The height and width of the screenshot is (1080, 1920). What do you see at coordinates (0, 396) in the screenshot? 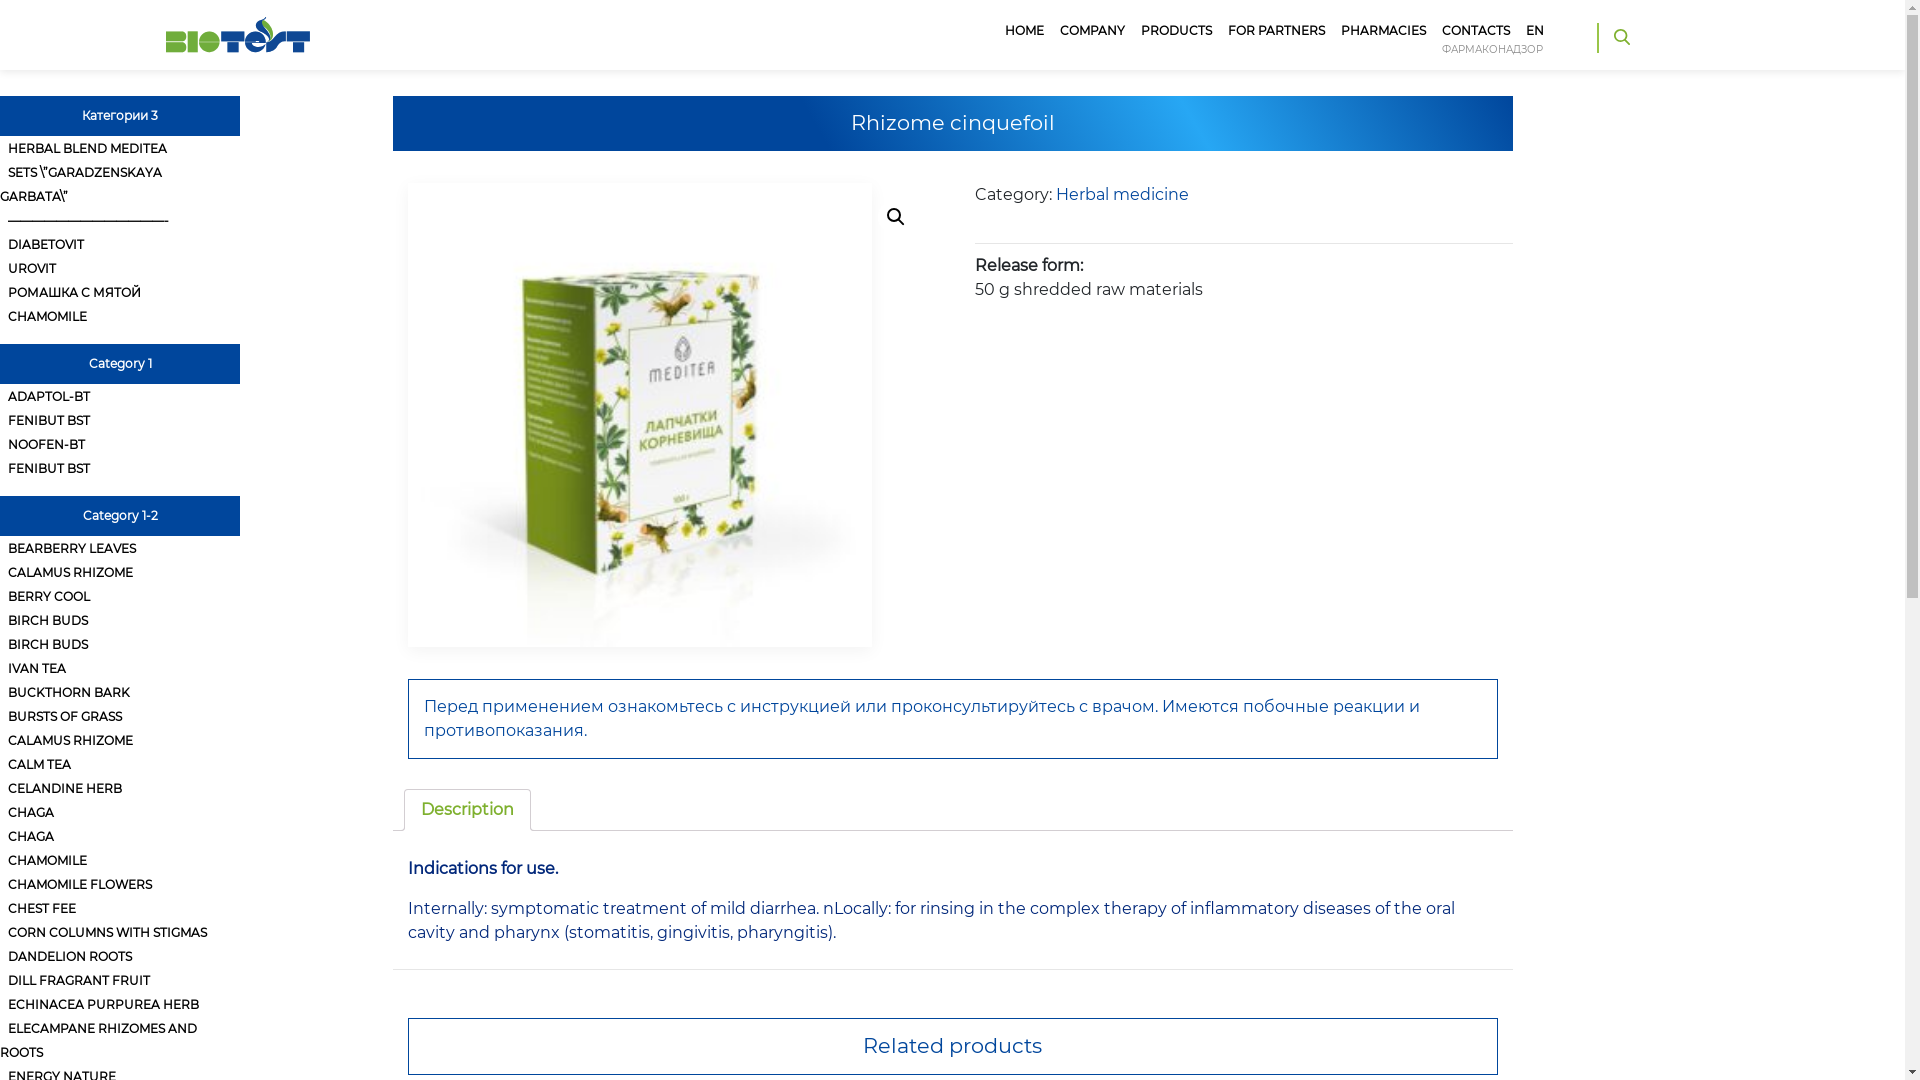
I see `'ADAPTOL-BT'` at bounding box center [0, 396].